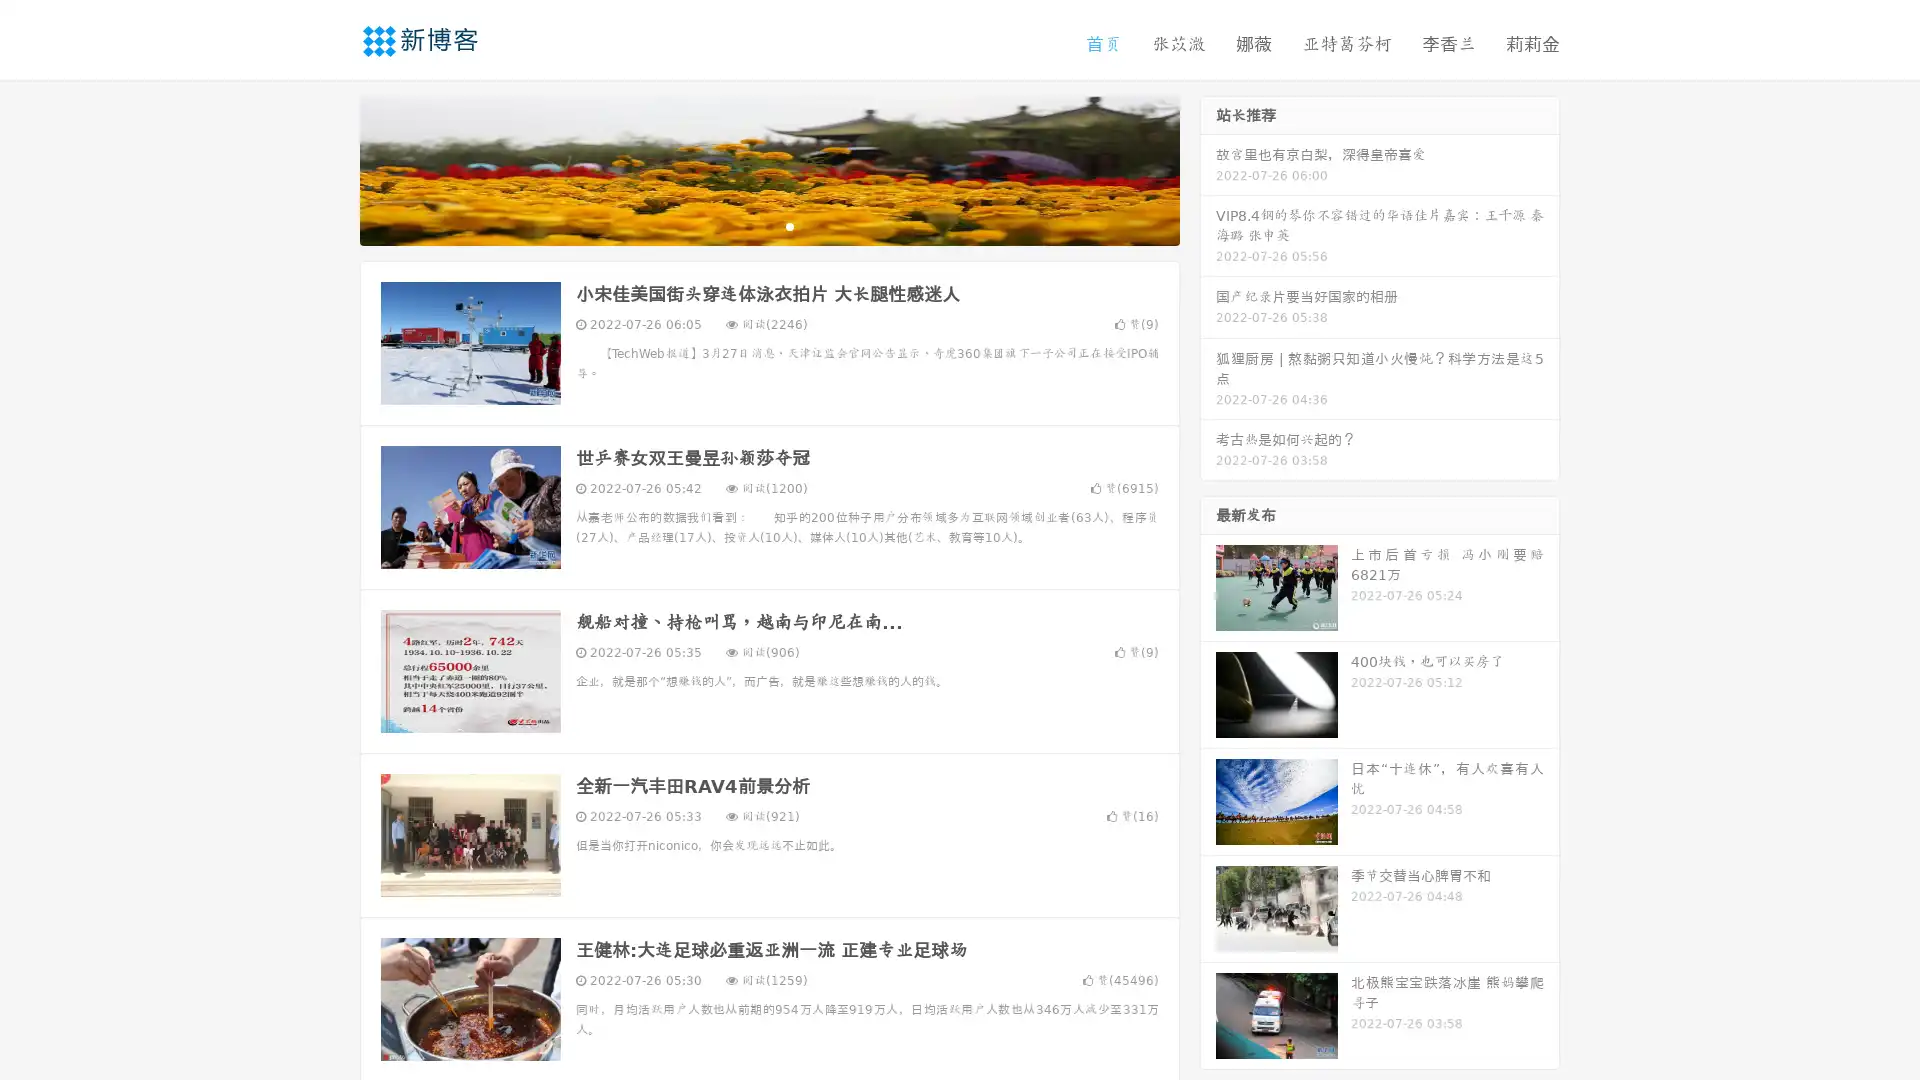 This screenshot has height=1080, width=1920. Describe the element at coordinates (330, 168) in the screenshot. I see `Previous slide` at that location.